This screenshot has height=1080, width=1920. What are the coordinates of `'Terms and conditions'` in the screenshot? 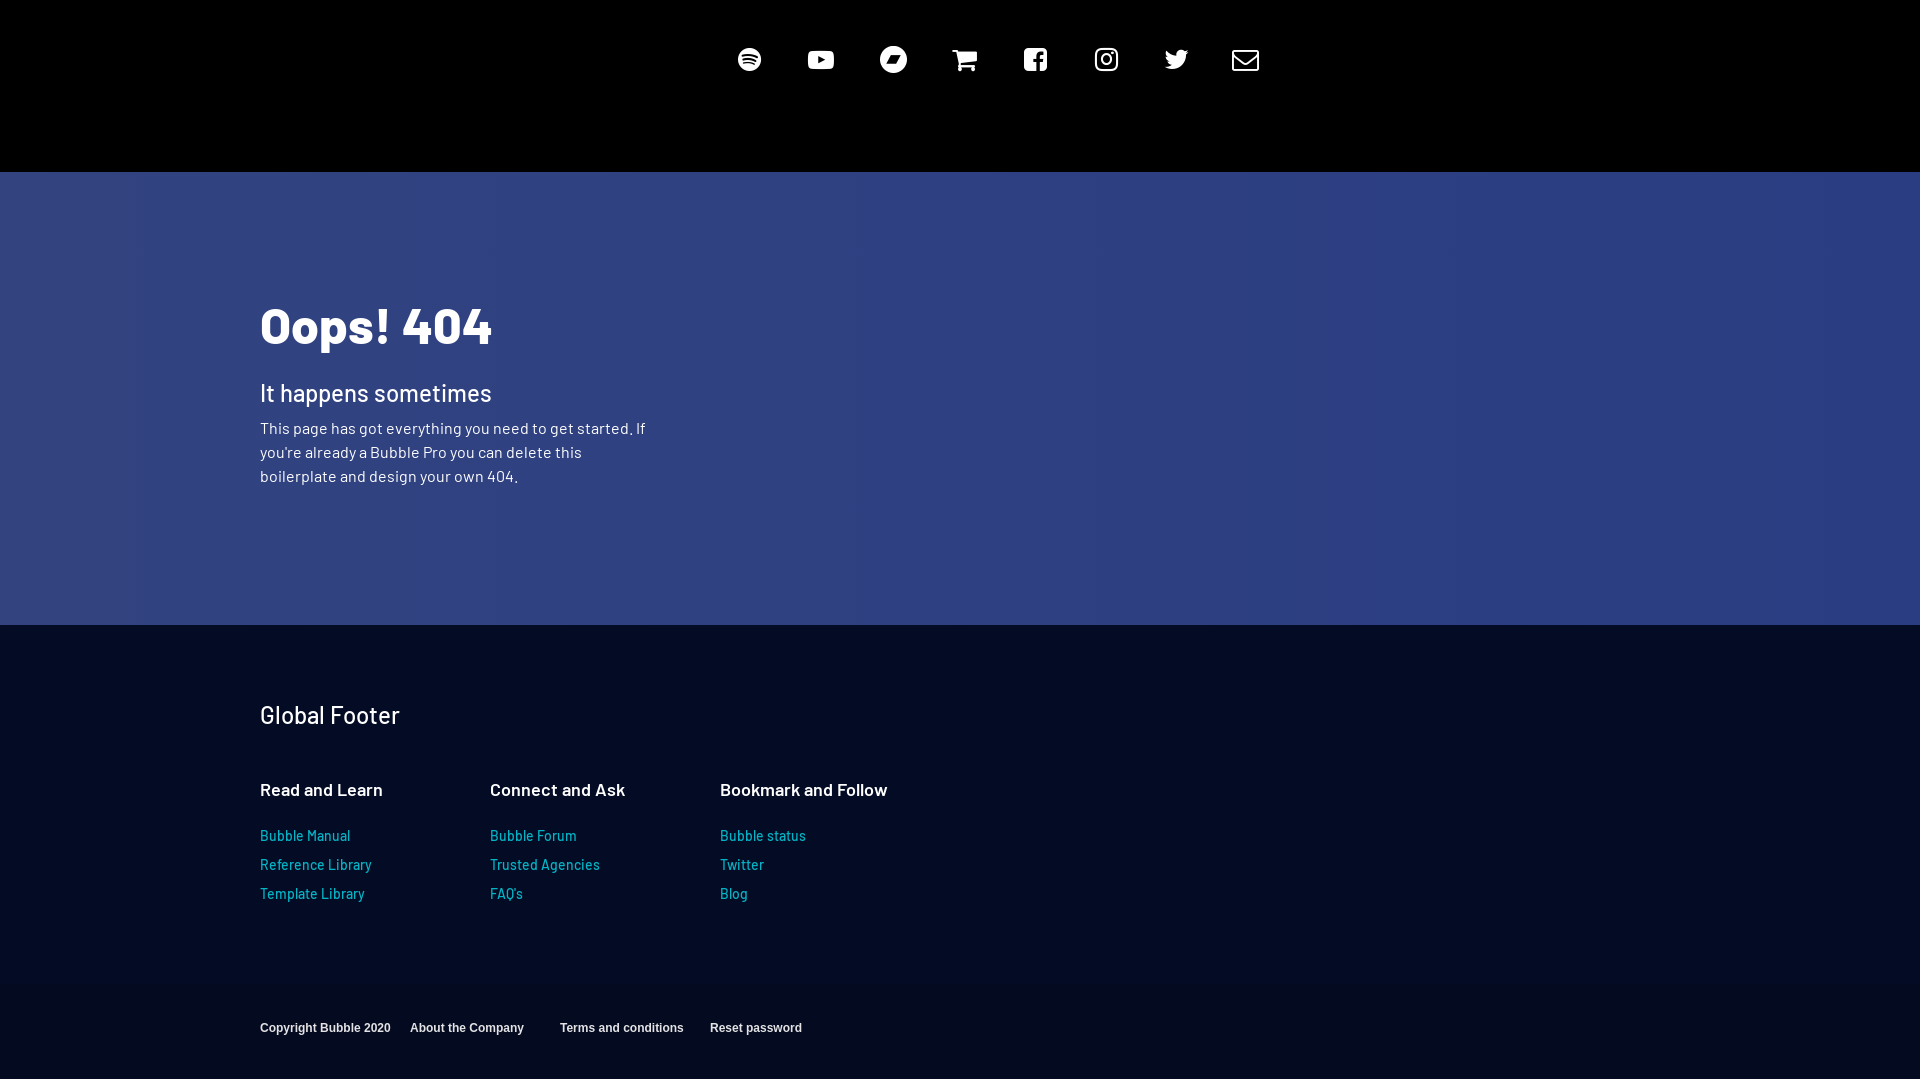 It's located at (633, 1035).